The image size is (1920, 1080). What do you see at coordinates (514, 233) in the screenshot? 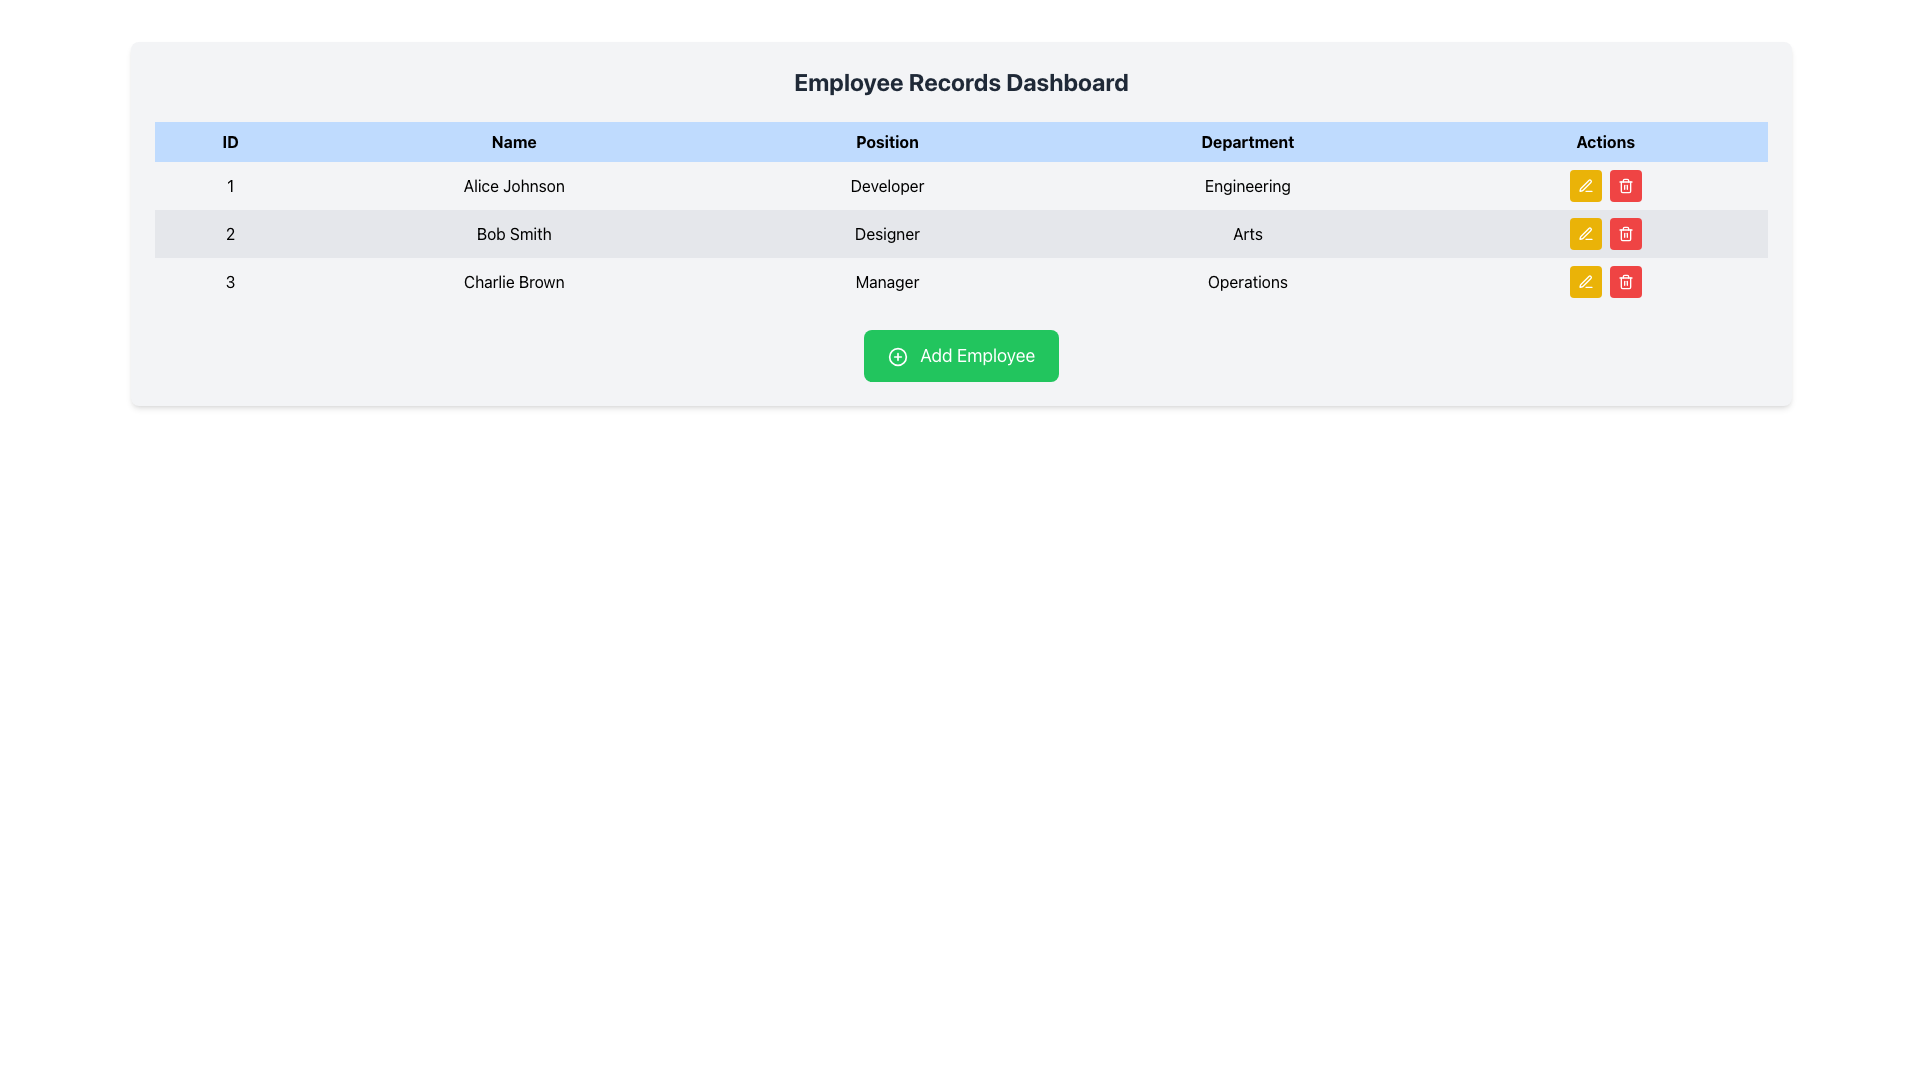
I see `the text label displaying the name 'Bob Smith' in the second row of the table under the 'Name' column` at bounding box center [514, 233].